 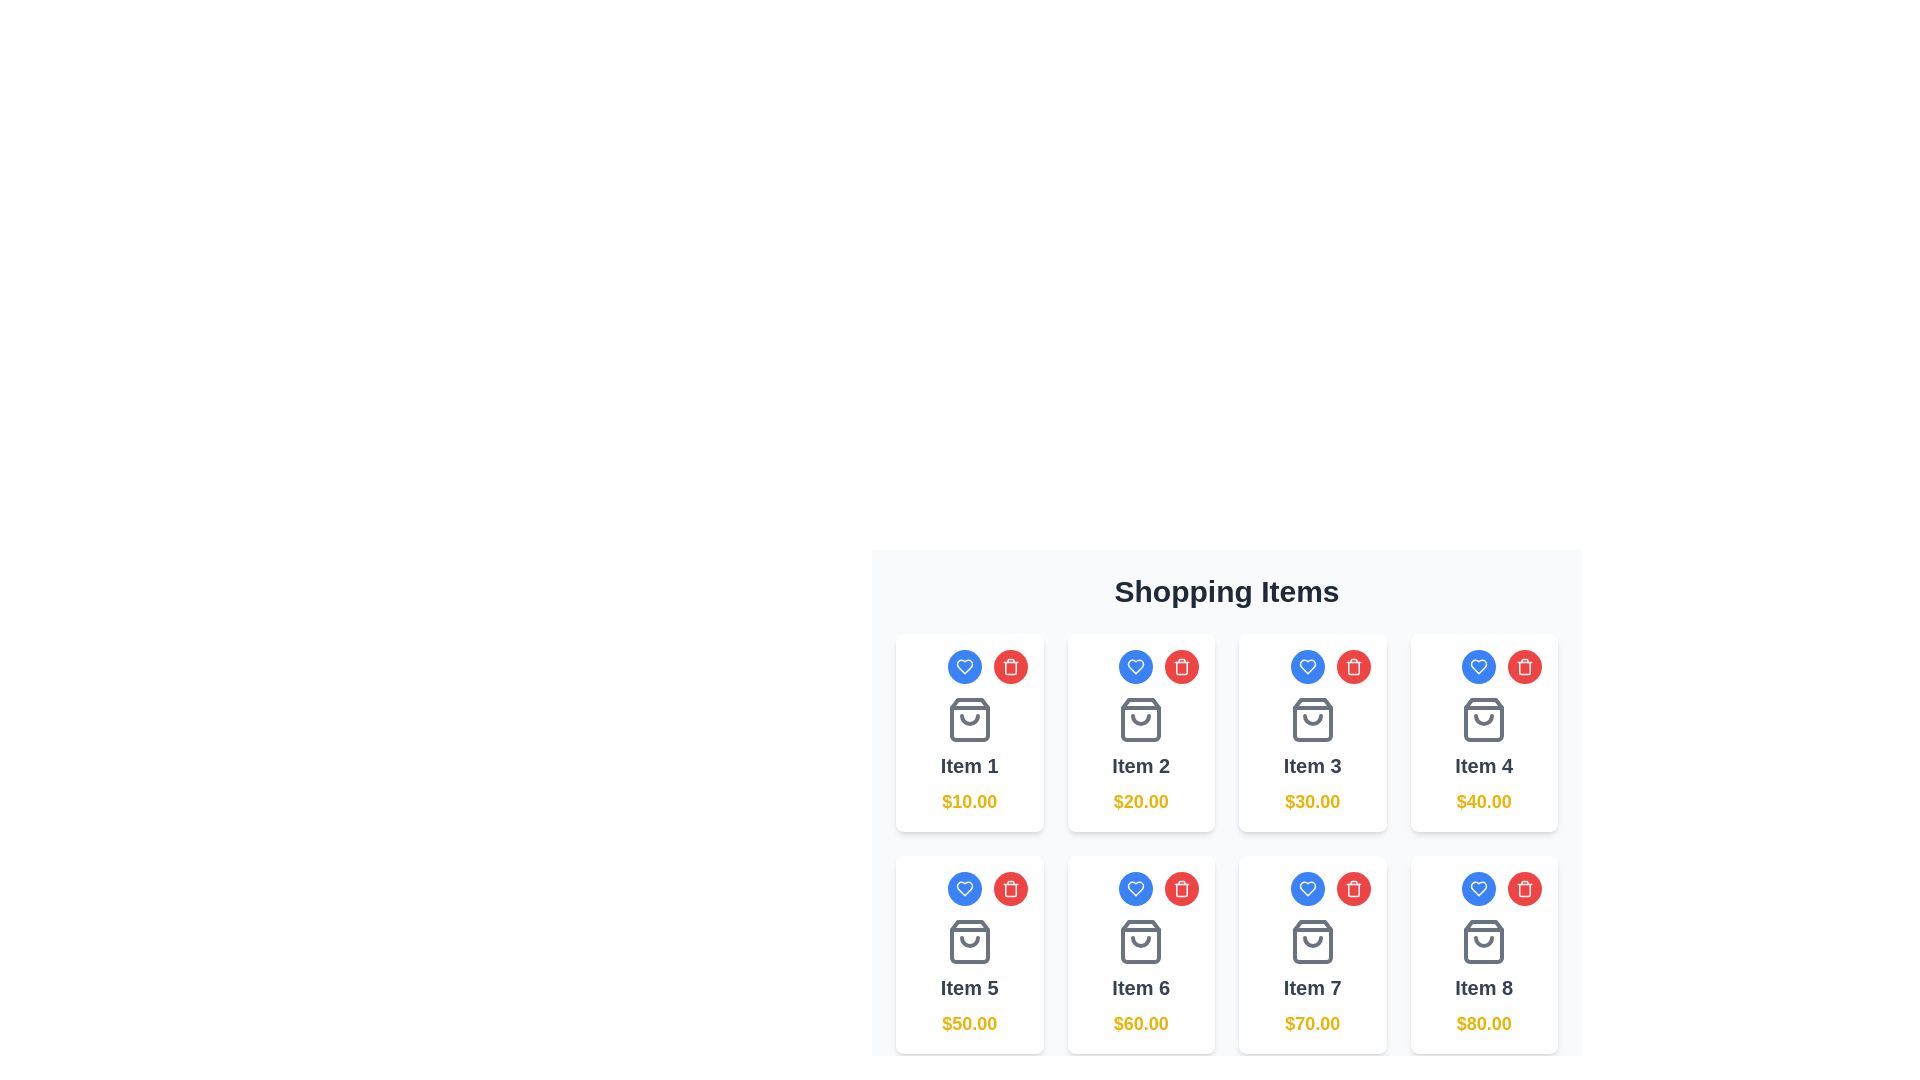 What do you see at coordinates (1141, 765) in the screenshot?
I see `the text label displaying 'Item 2', which is styled in bold gray font and positioned centrally in the second shopping item card above the price text '$20.00'` at bounding box center [1141, 765].